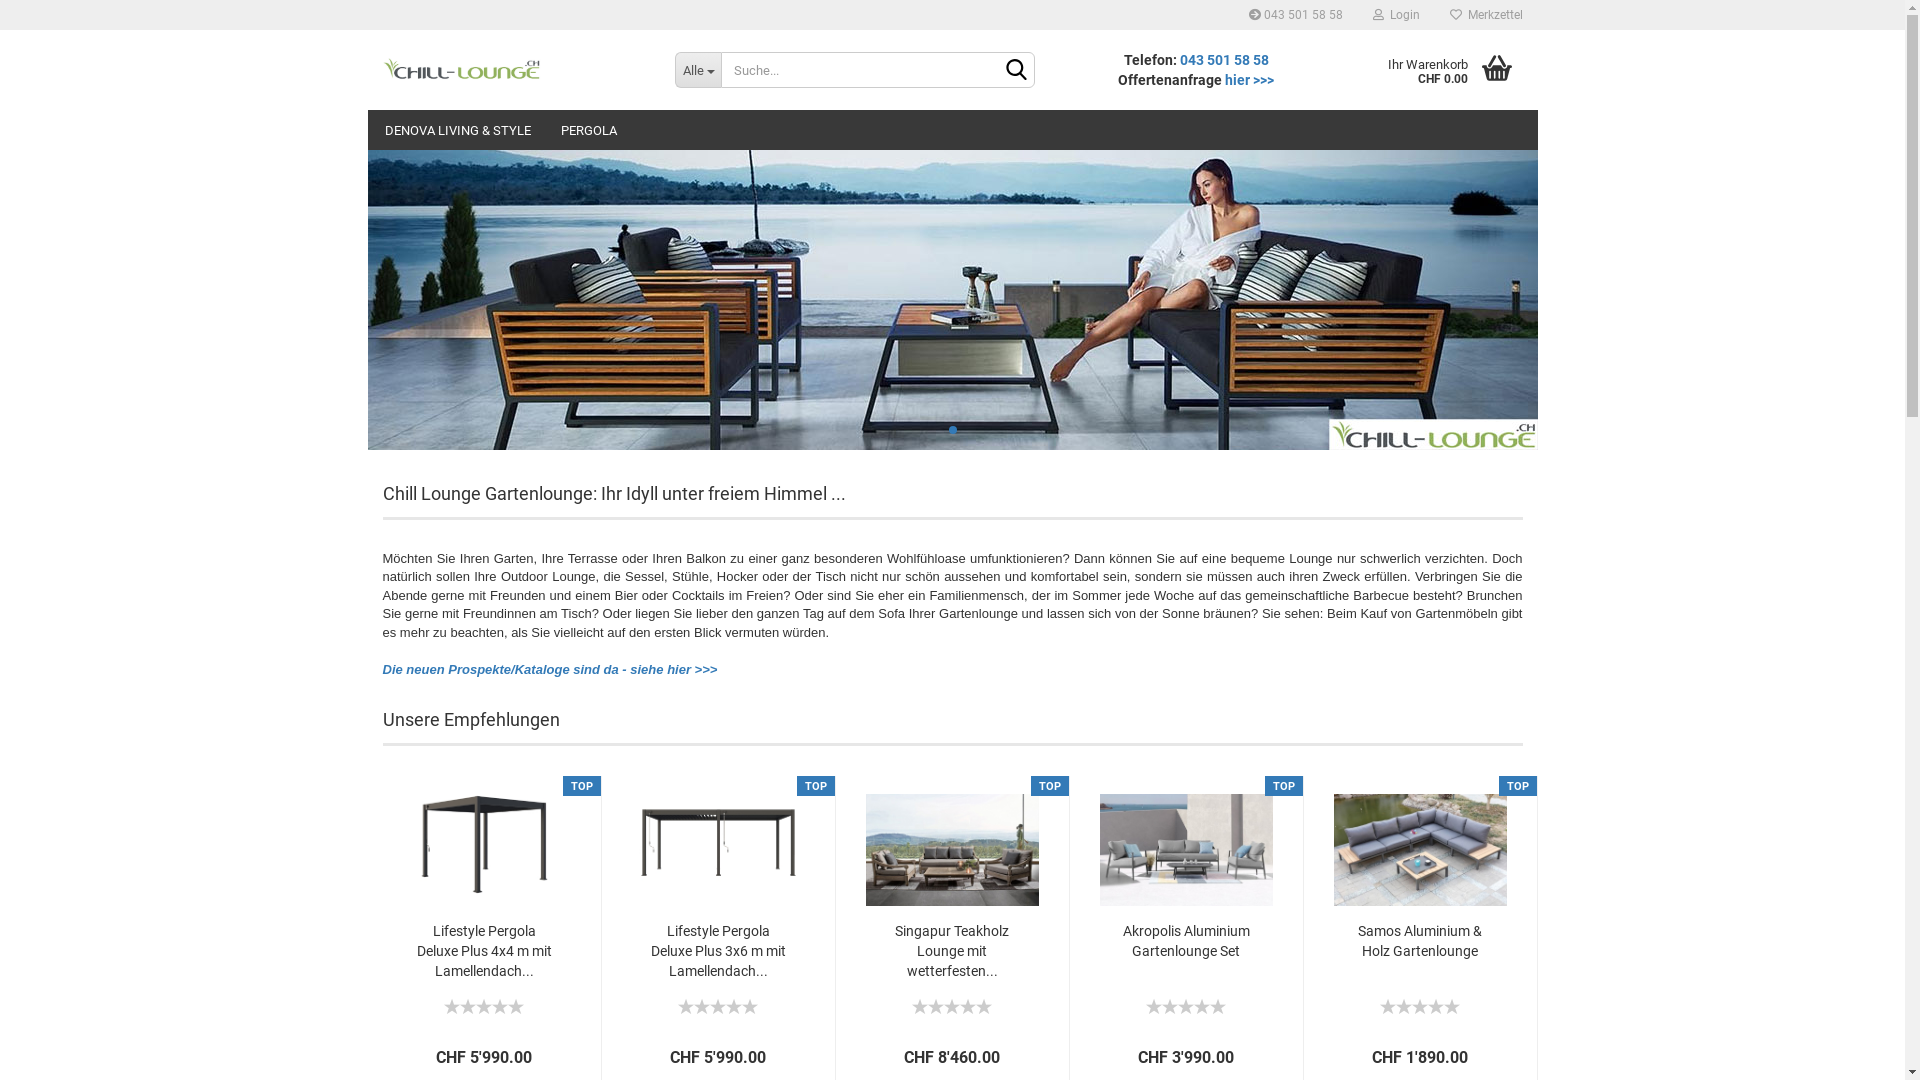  I want to click on 'Die neuen Prospekte/Kataloge sind da - siehe hier >>>', so click(549, 669).